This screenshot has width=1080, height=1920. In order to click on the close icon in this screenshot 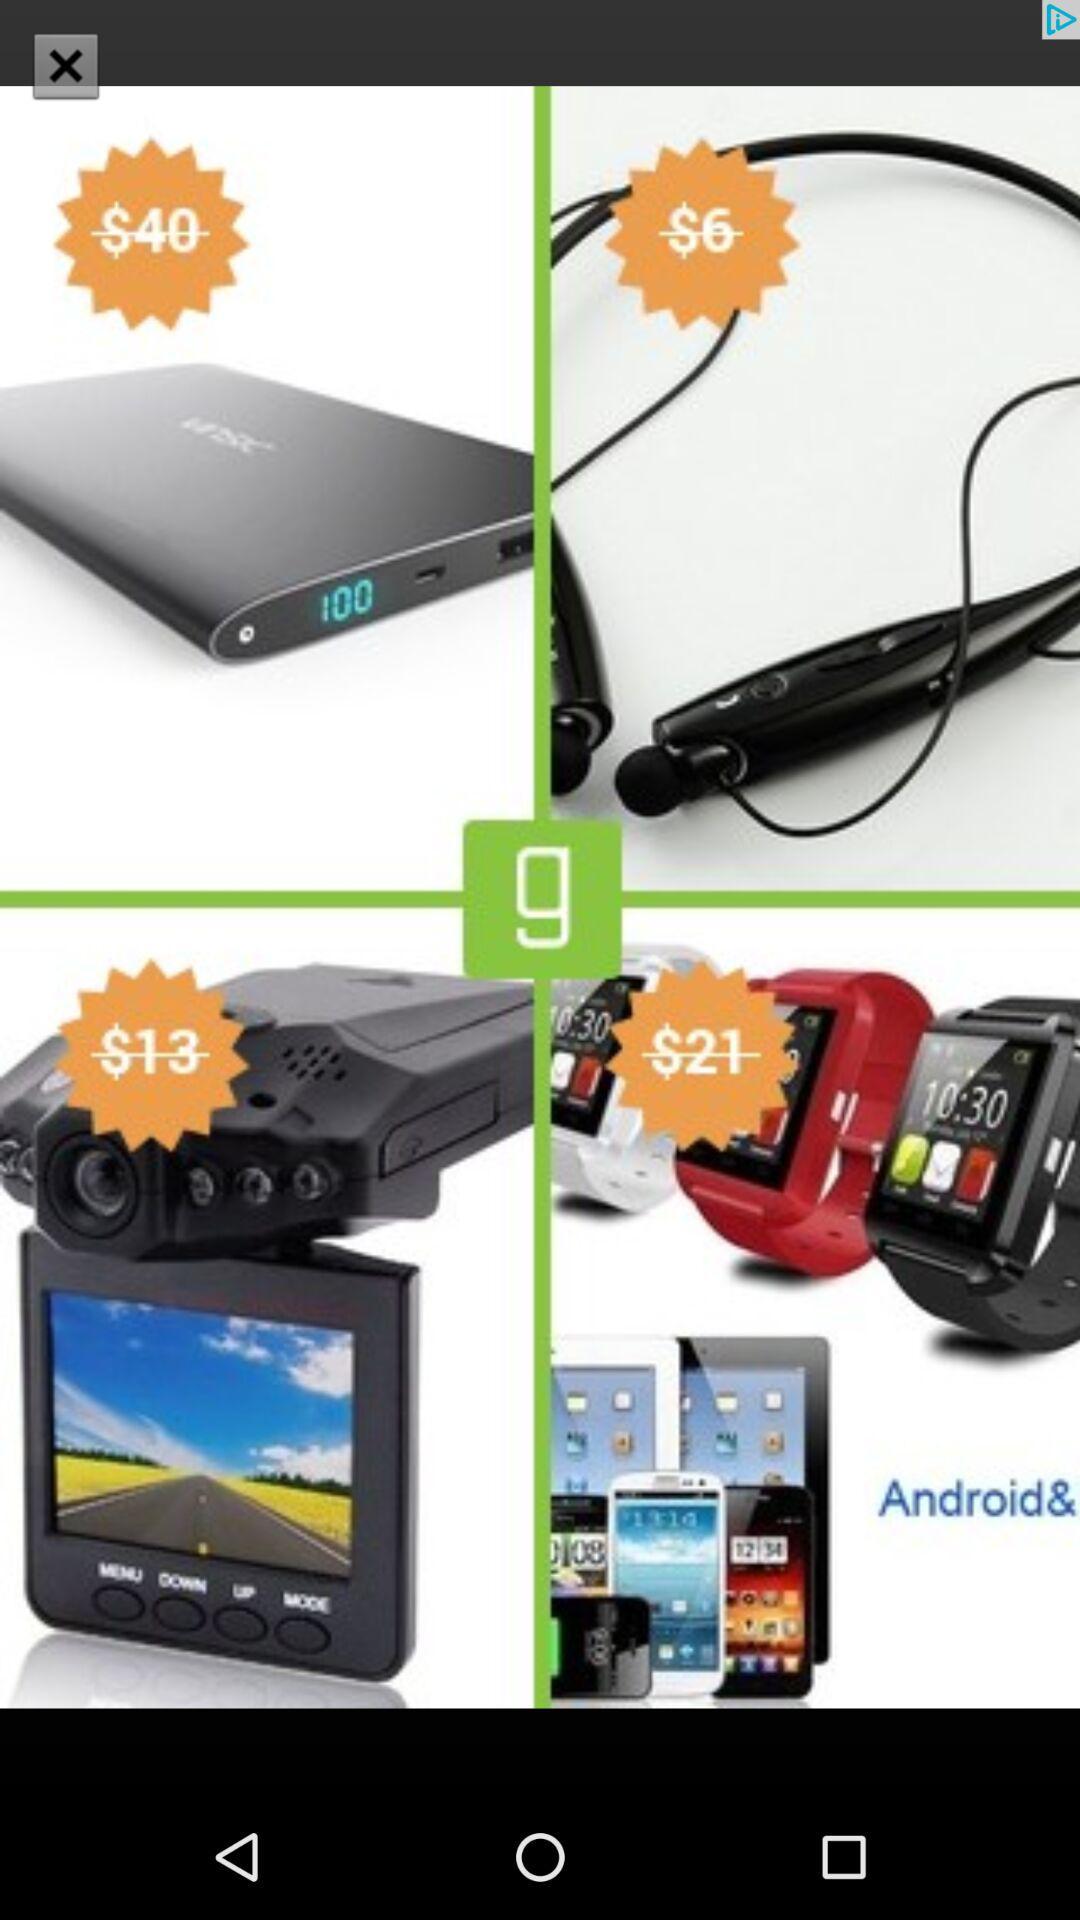, I will do `click(64, 70)`.